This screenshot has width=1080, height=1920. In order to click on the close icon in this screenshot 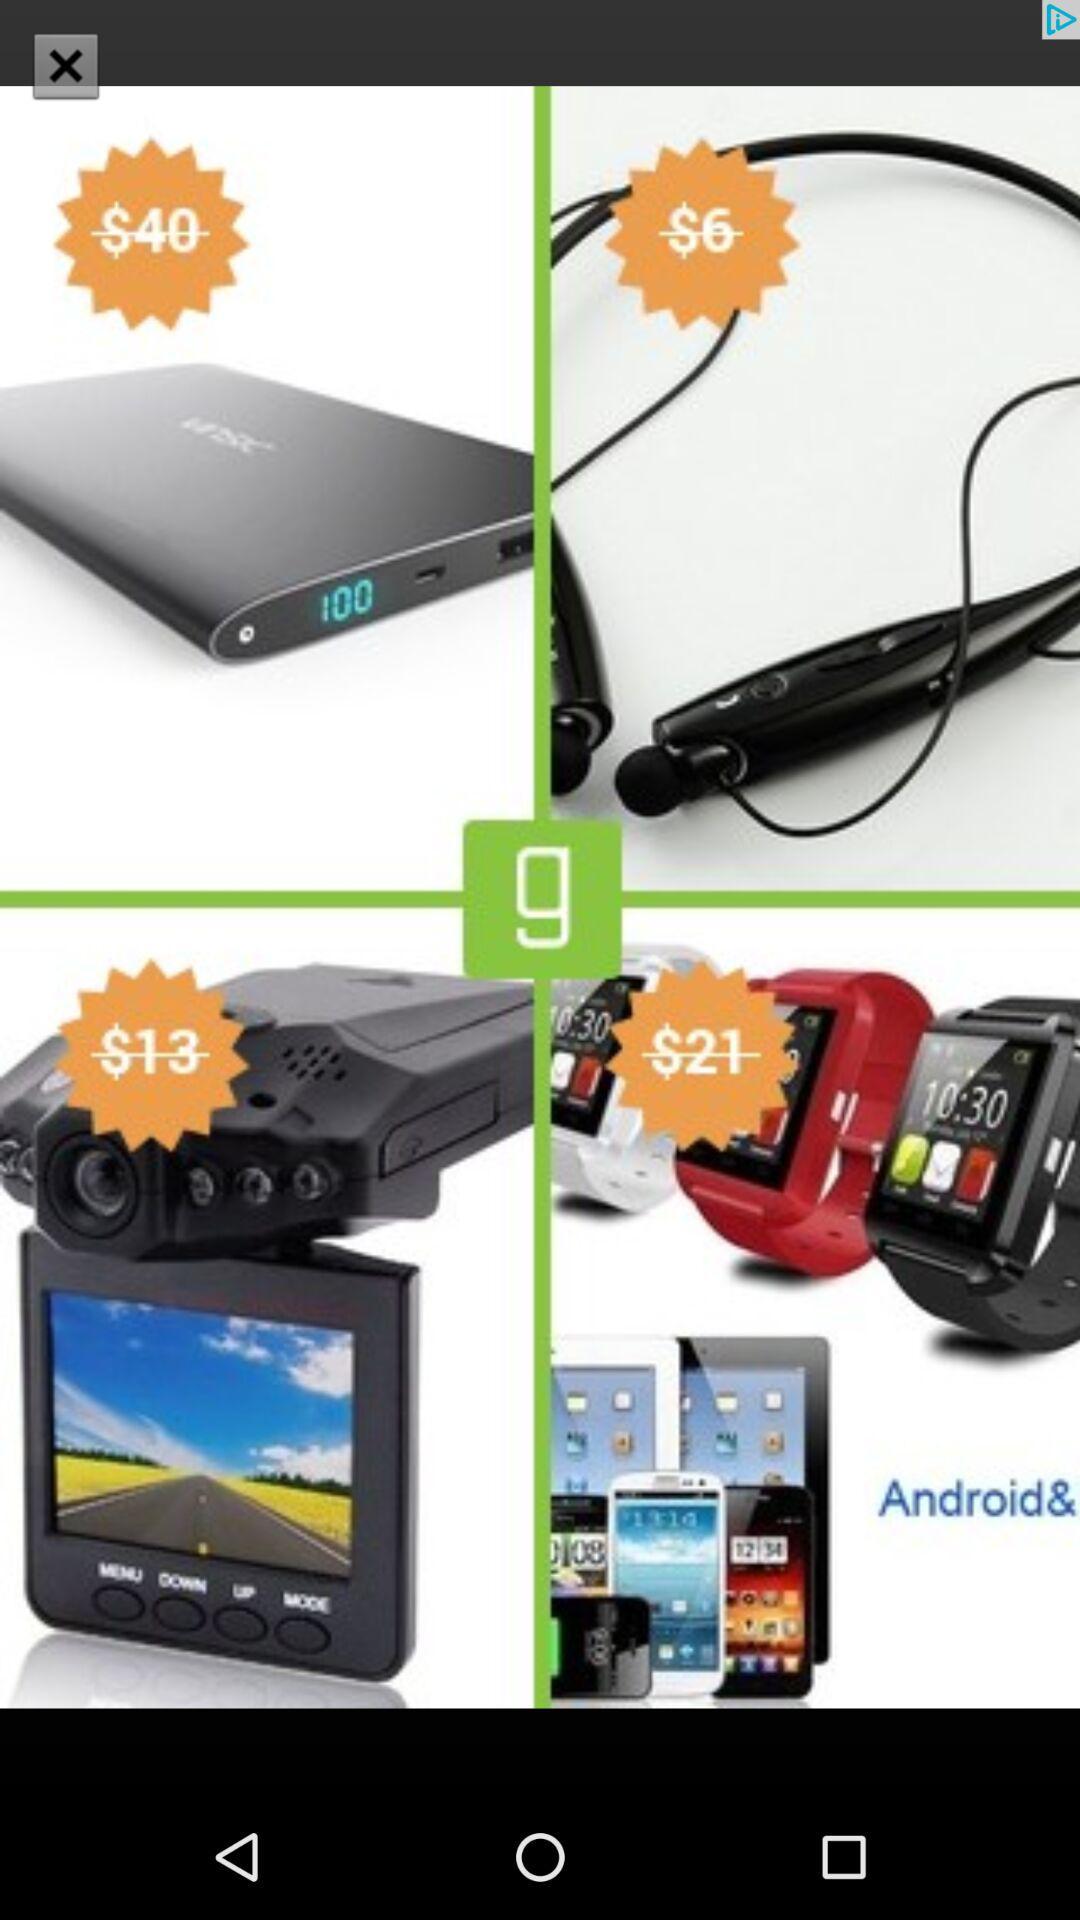, I will do `click(64, 70)`.